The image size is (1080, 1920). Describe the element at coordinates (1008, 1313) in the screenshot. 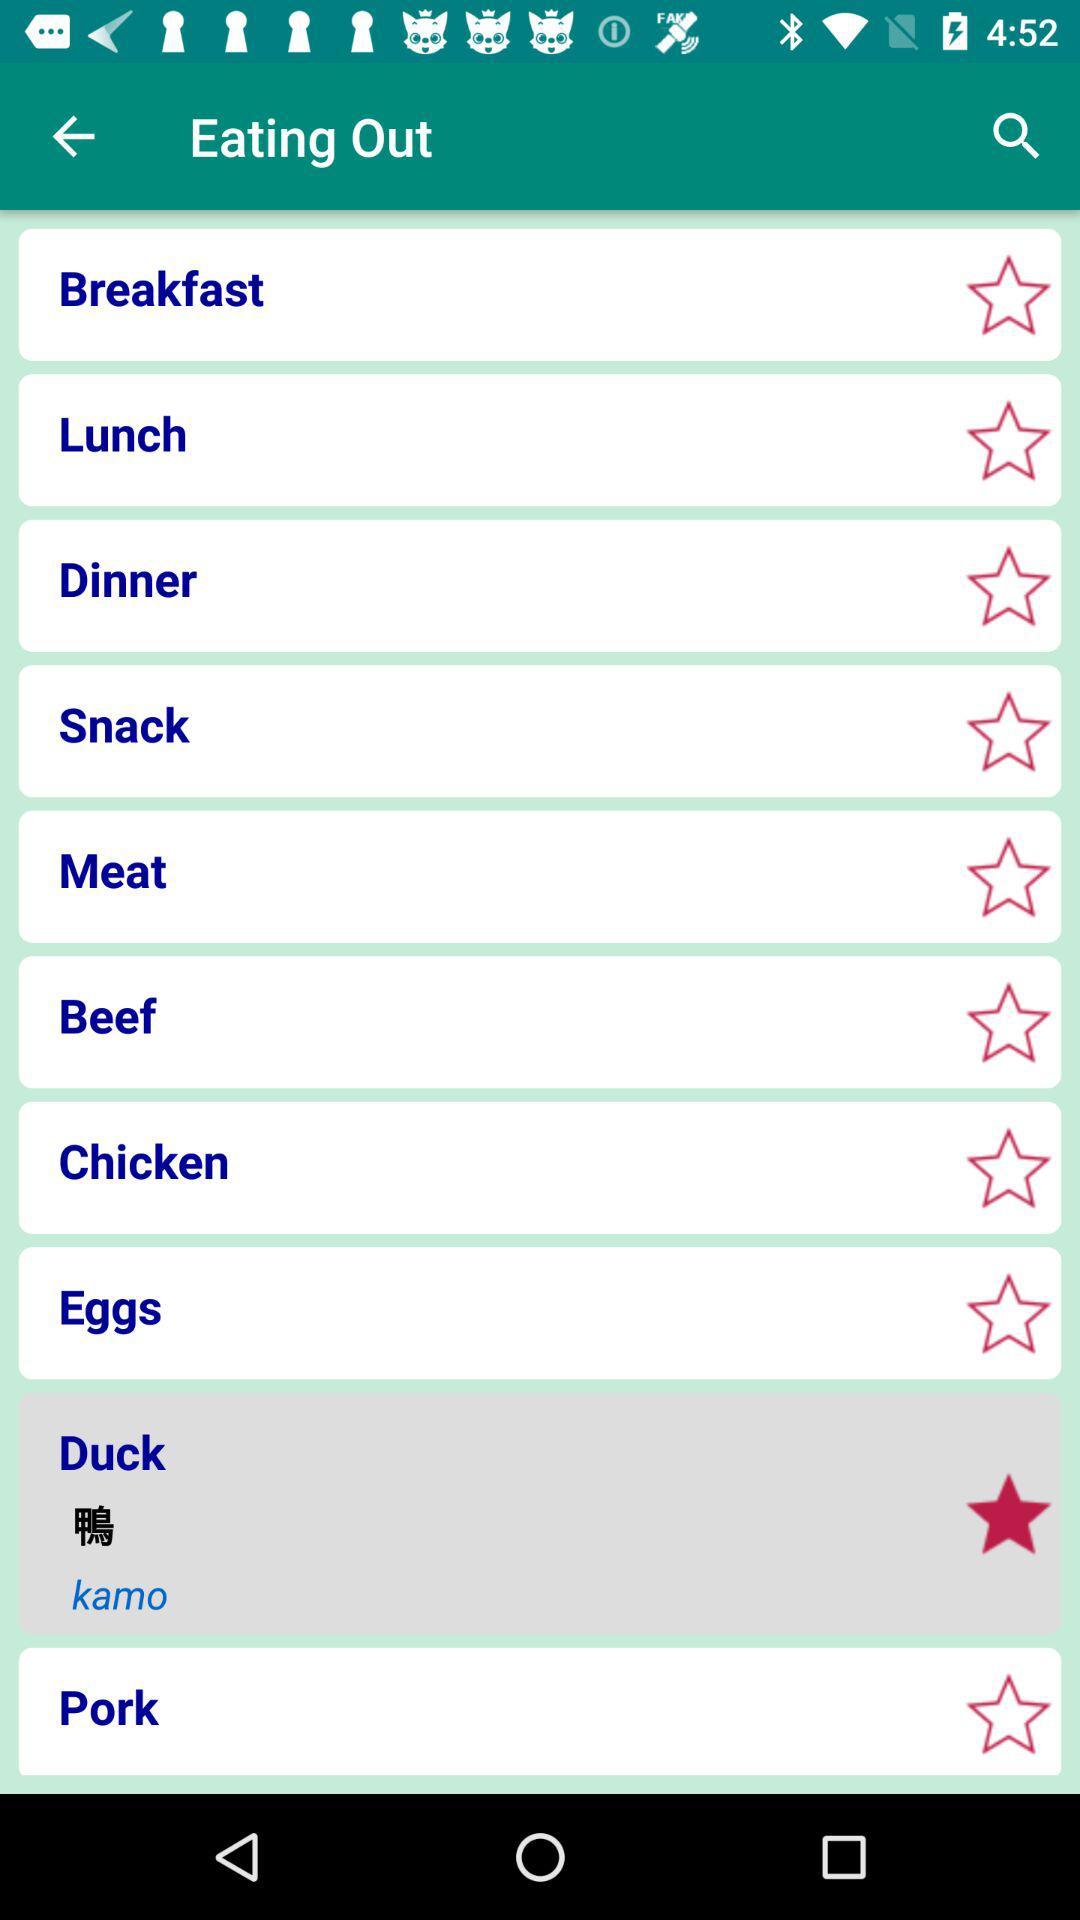

I see `eggs` at that location.